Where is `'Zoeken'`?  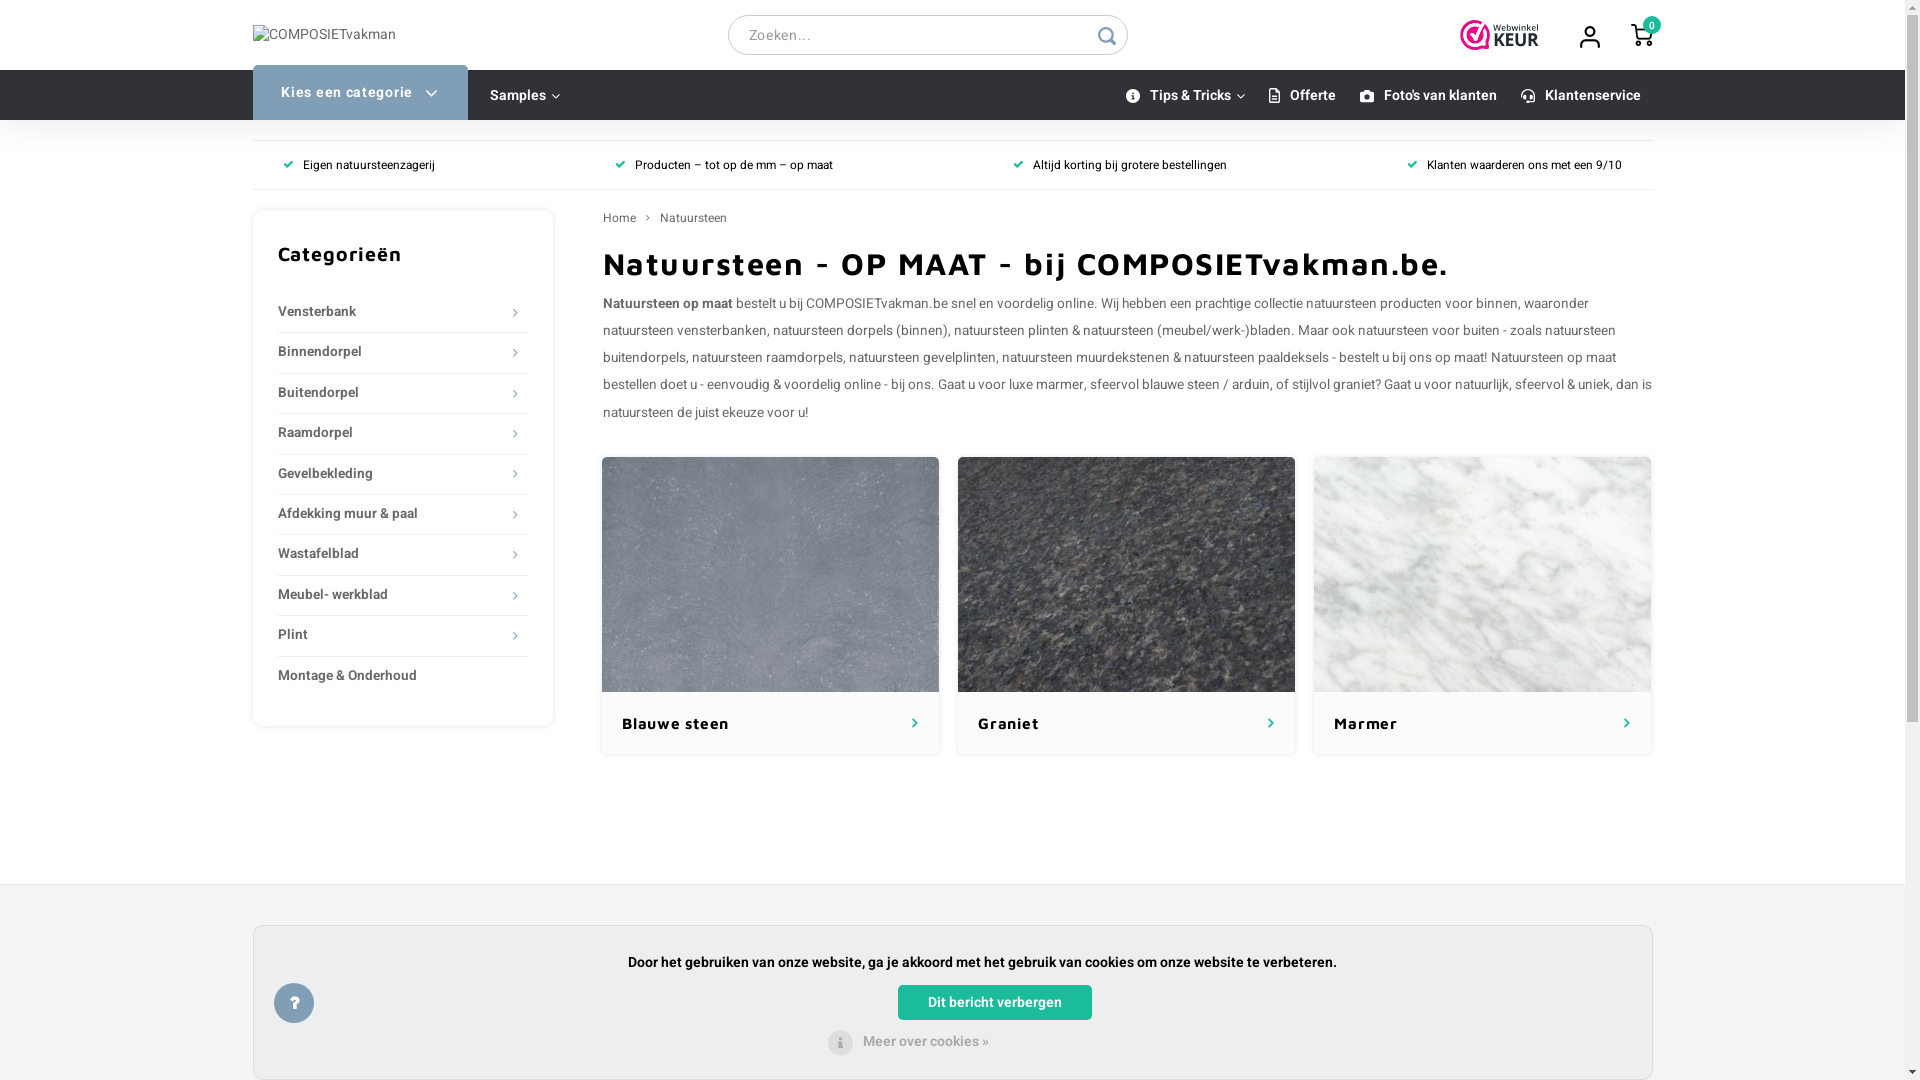 'Zoeken' is located at coordinates (1084, 35).